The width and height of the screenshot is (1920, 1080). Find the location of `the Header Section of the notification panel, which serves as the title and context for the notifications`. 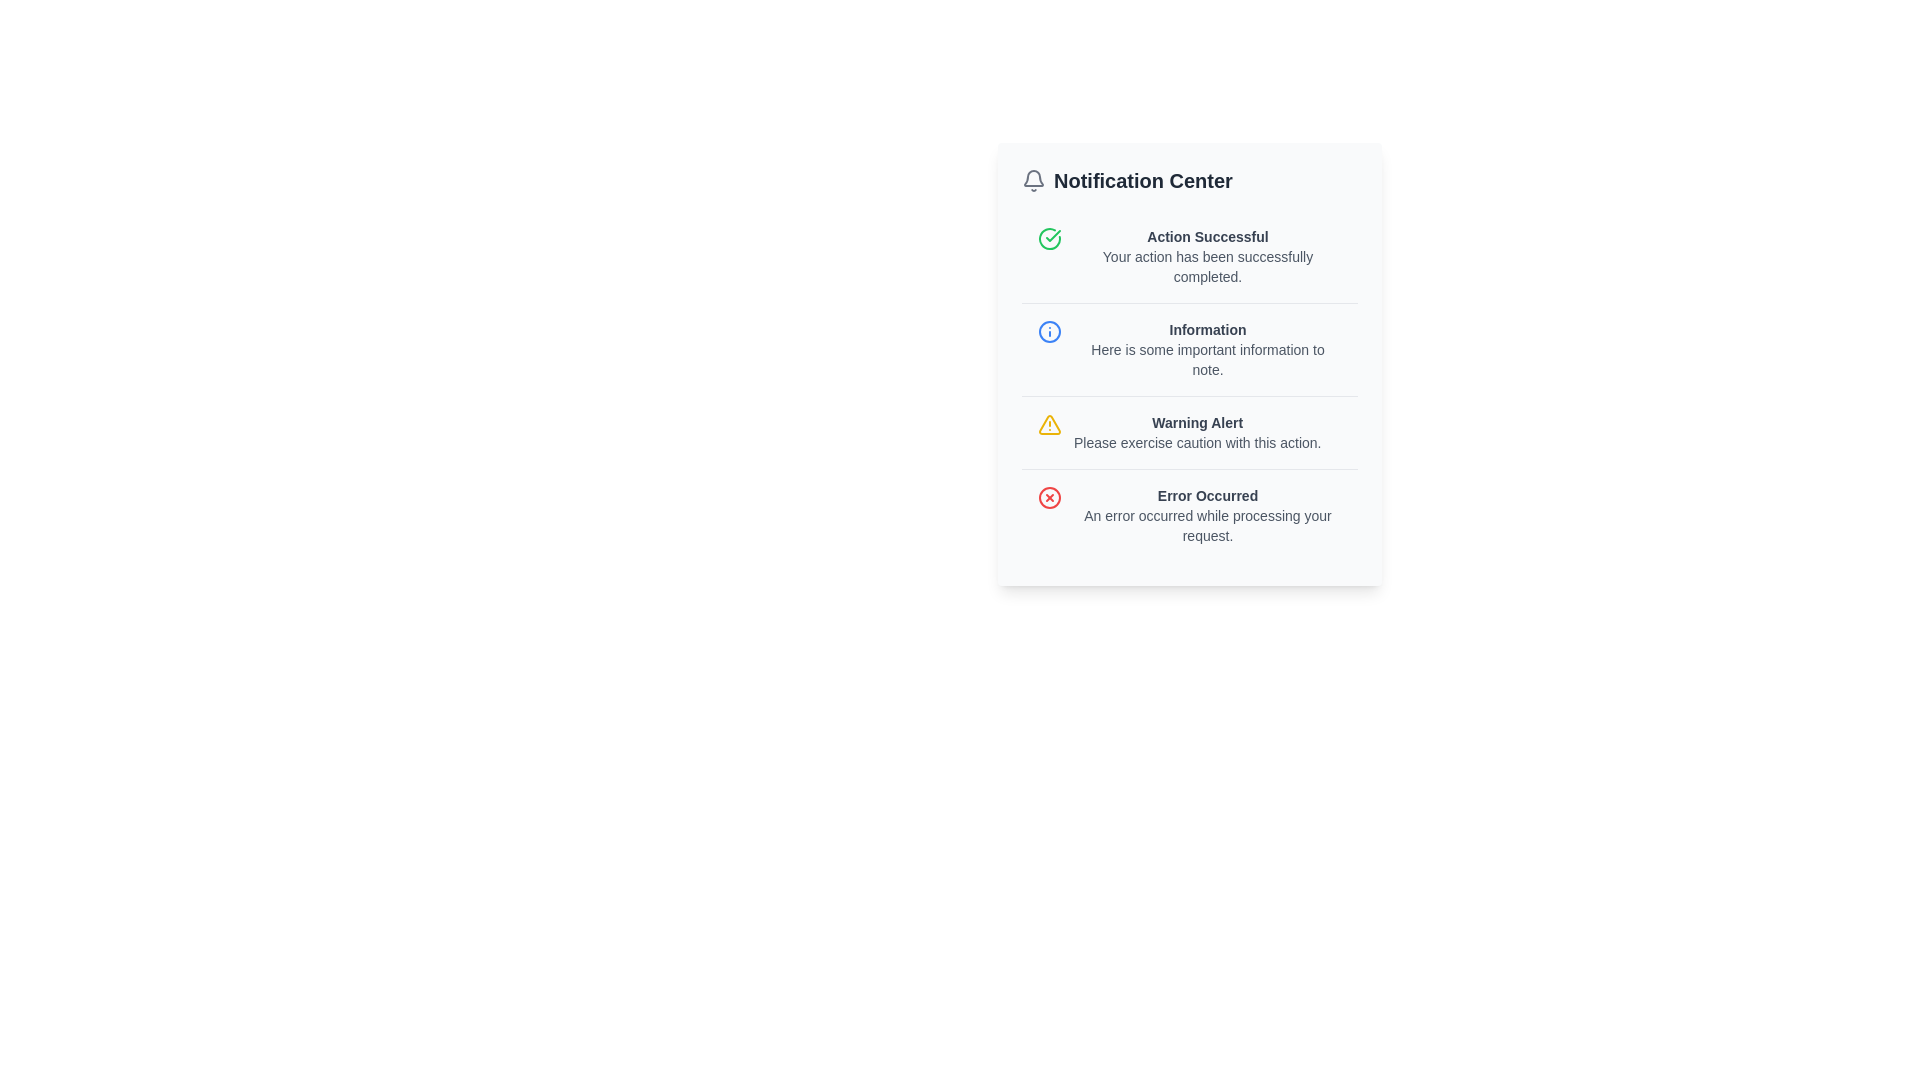

the Header Section of the notification panel, which serves as the title and context for the notifications is located at coordinates (1190, 181).